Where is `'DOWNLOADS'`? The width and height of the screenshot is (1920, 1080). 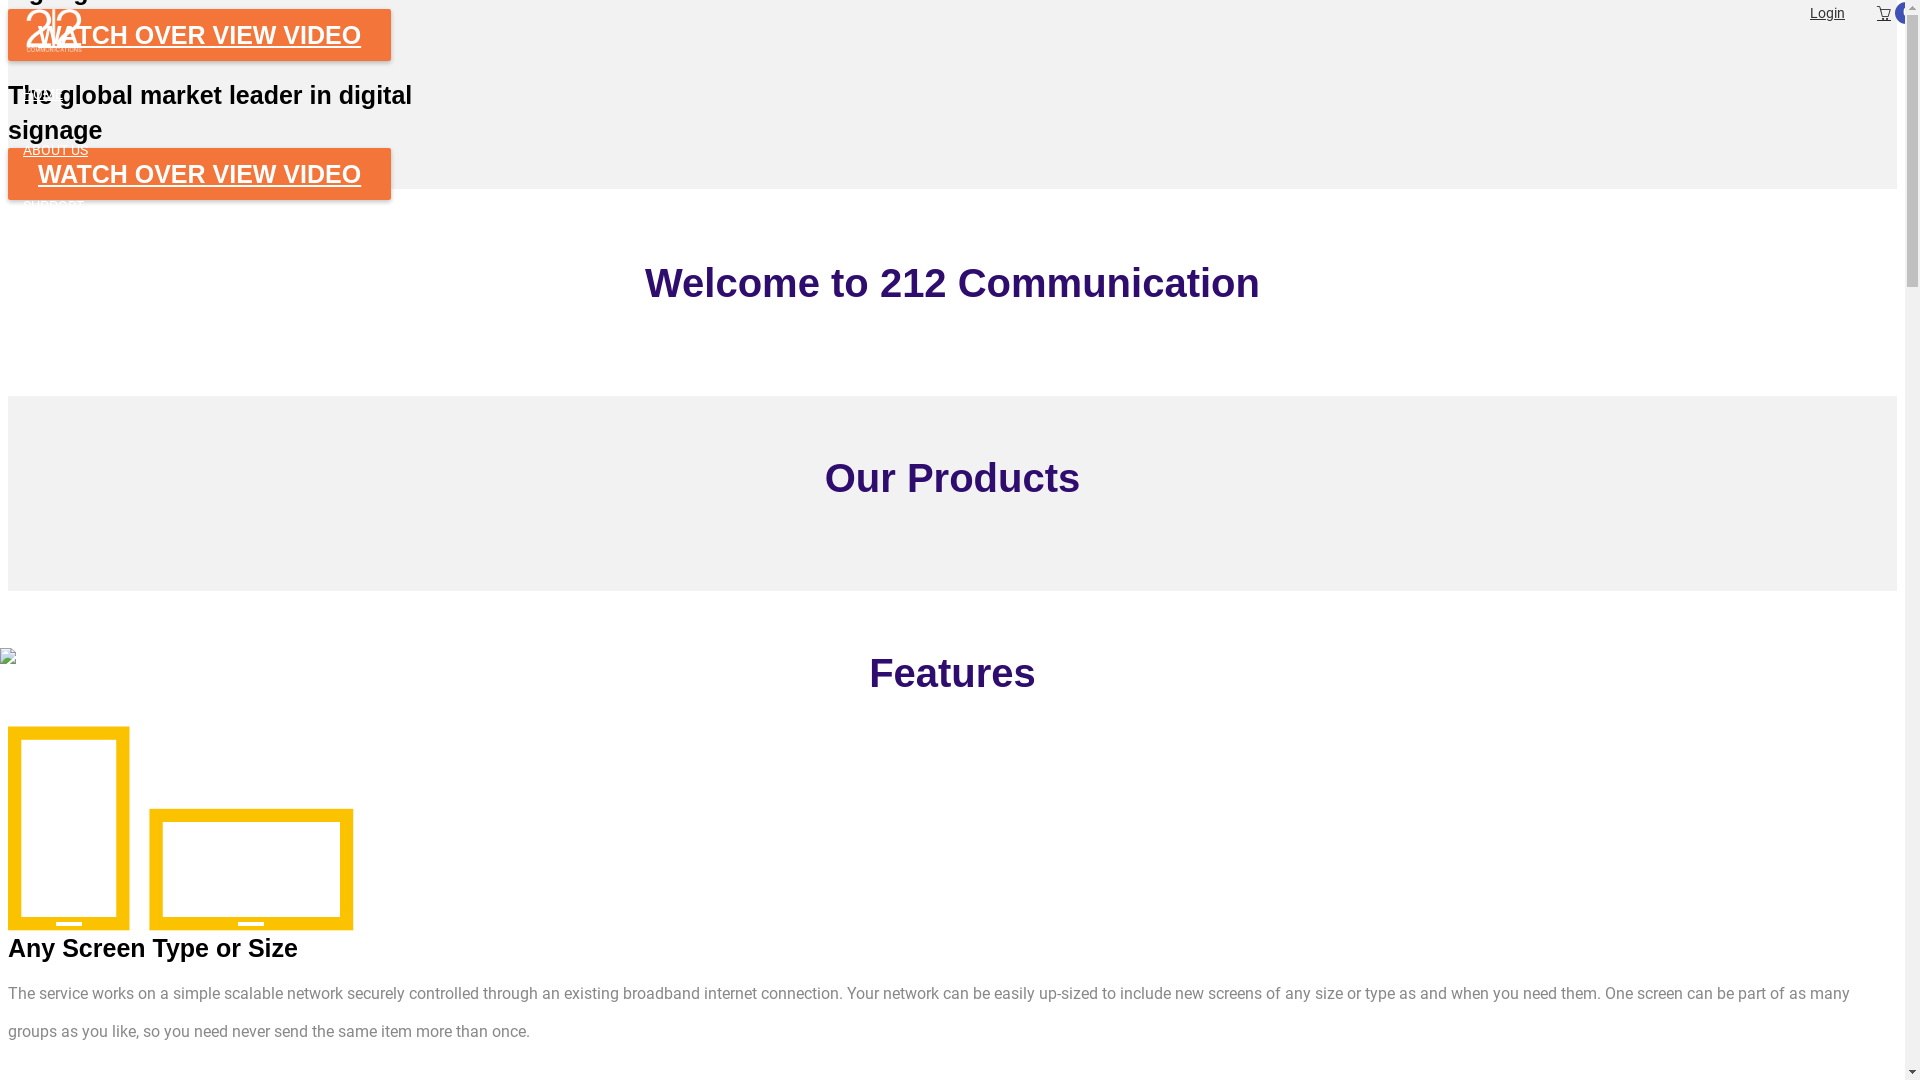
'DOWNLOADS' is located at coordinates (963, 374).